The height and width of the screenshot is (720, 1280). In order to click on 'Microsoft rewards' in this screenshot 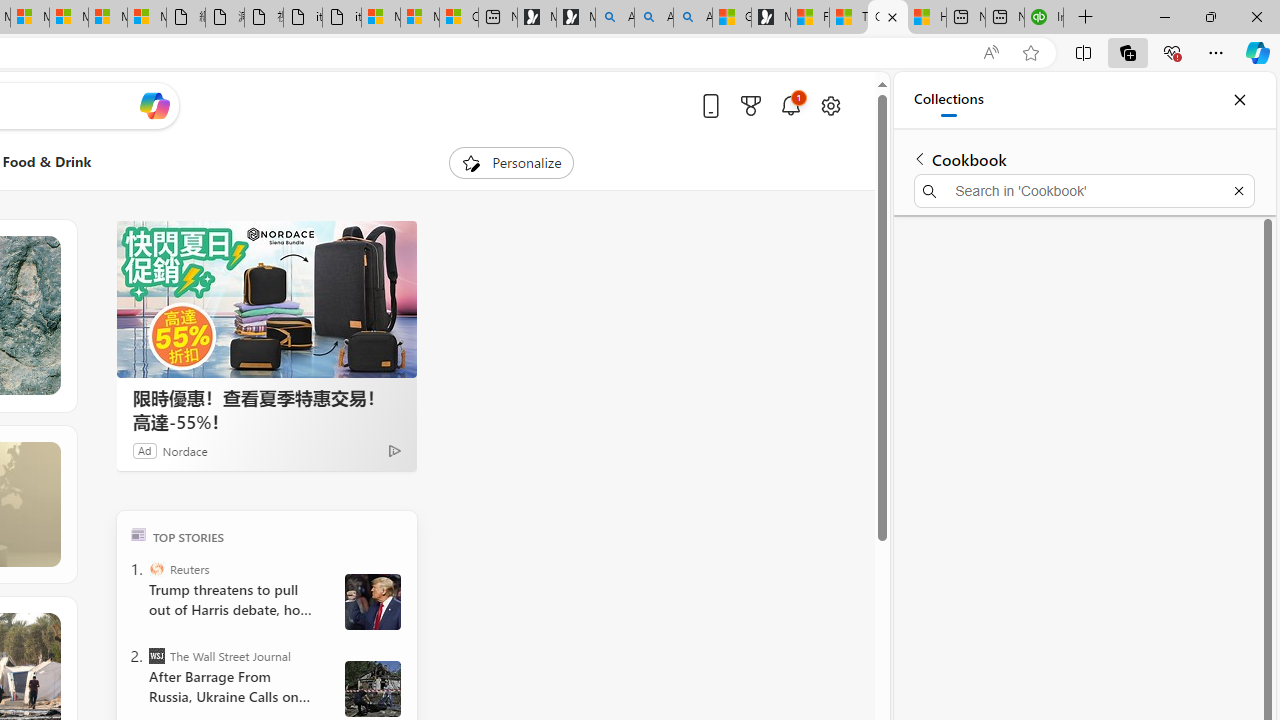, I will do `click(749, 105)`.